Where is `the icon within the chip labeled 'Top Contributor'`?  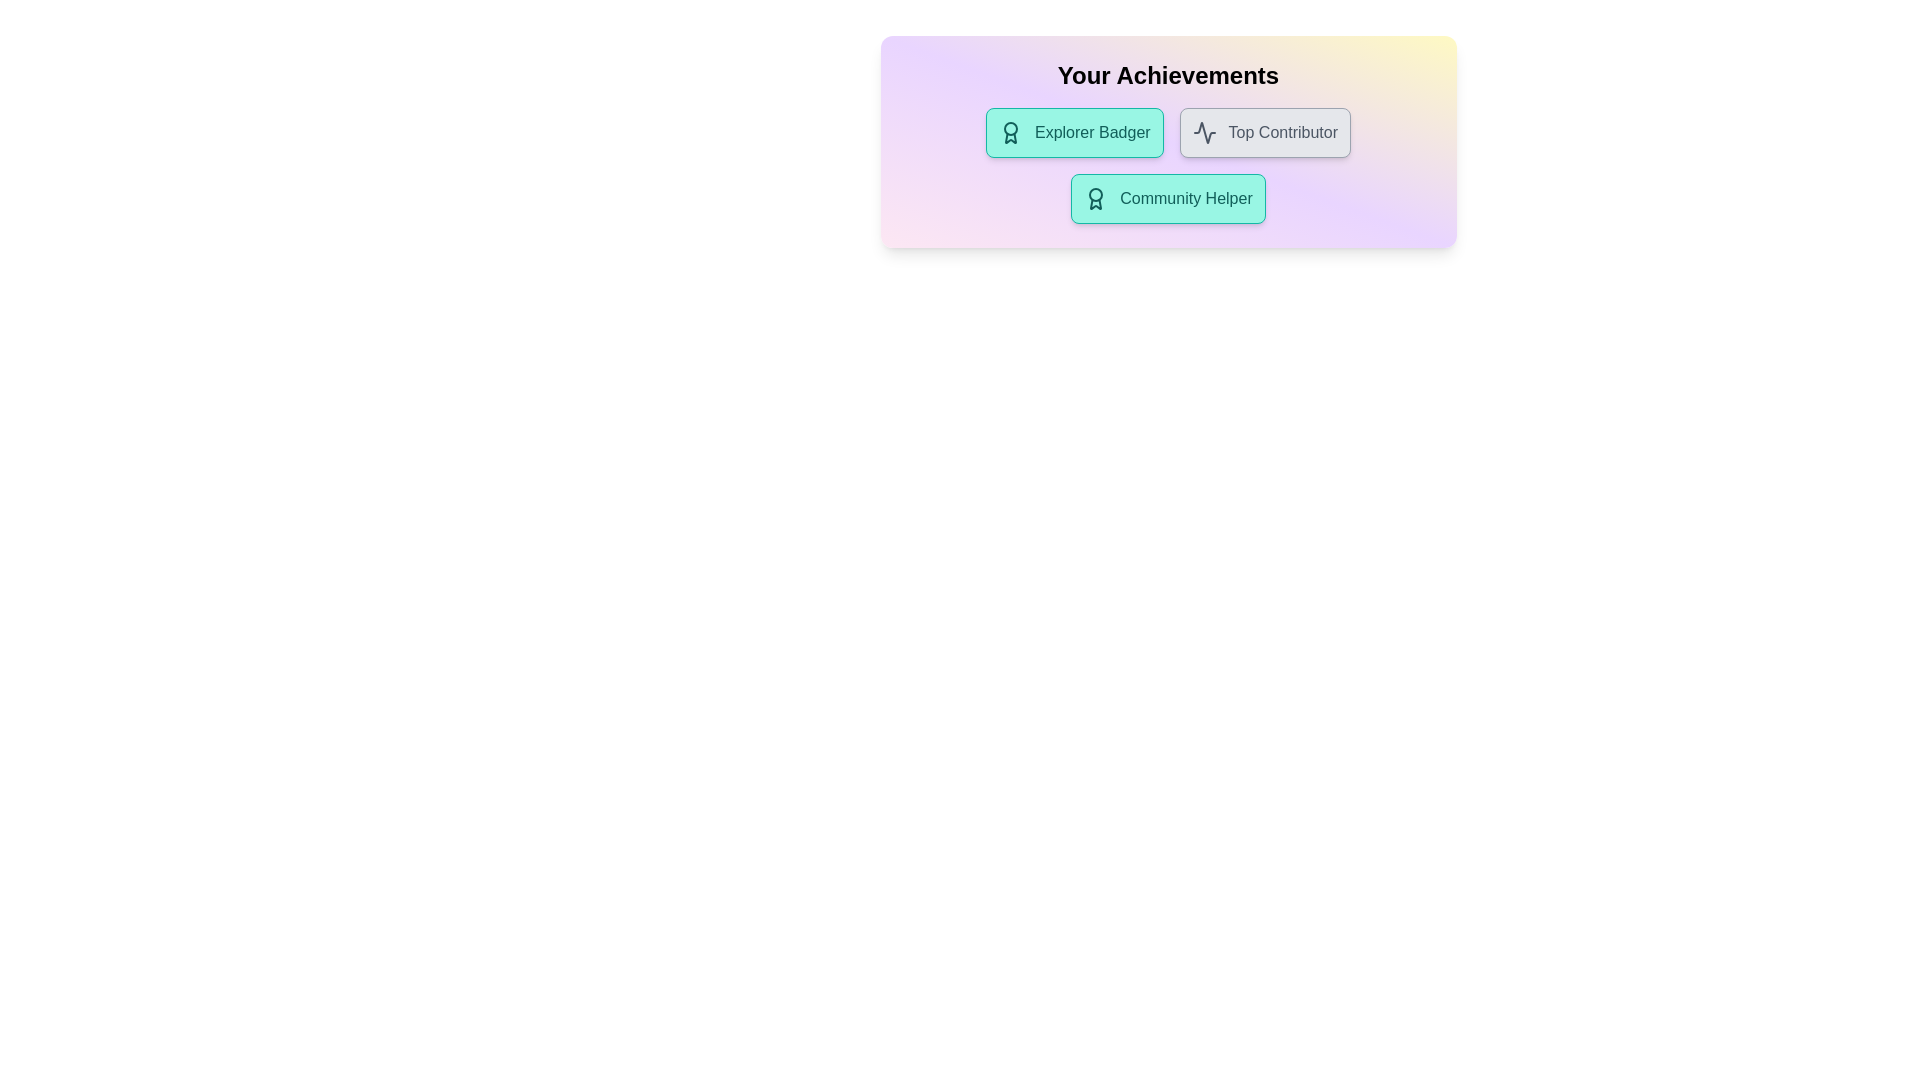 the icon within the chip labeled 'Top Contributor' is located at coordinates (1203, 132).